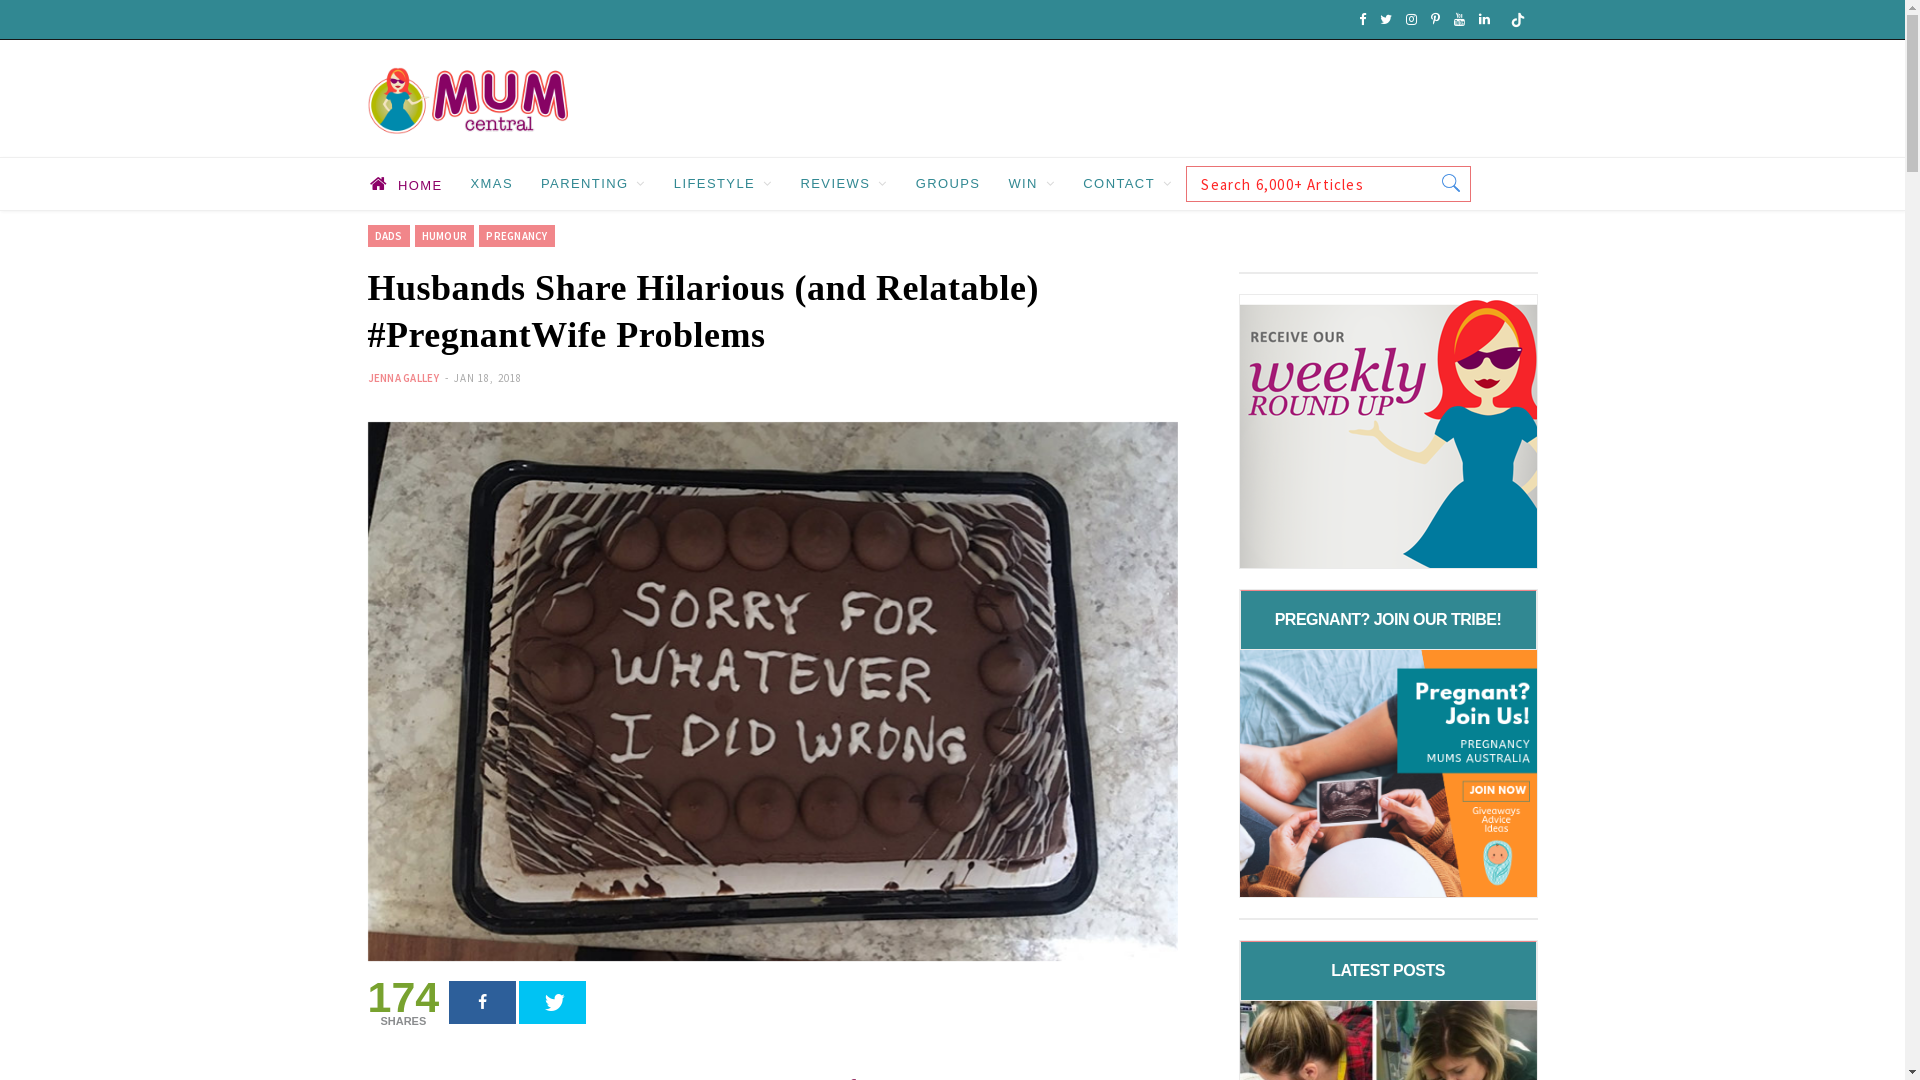 The height and width of the screenshot is (1080, 1920). What do you see at coordinates (1459, 19) in the screenshot?
I see `'YouTube'` at bounding box center [1459, 19].